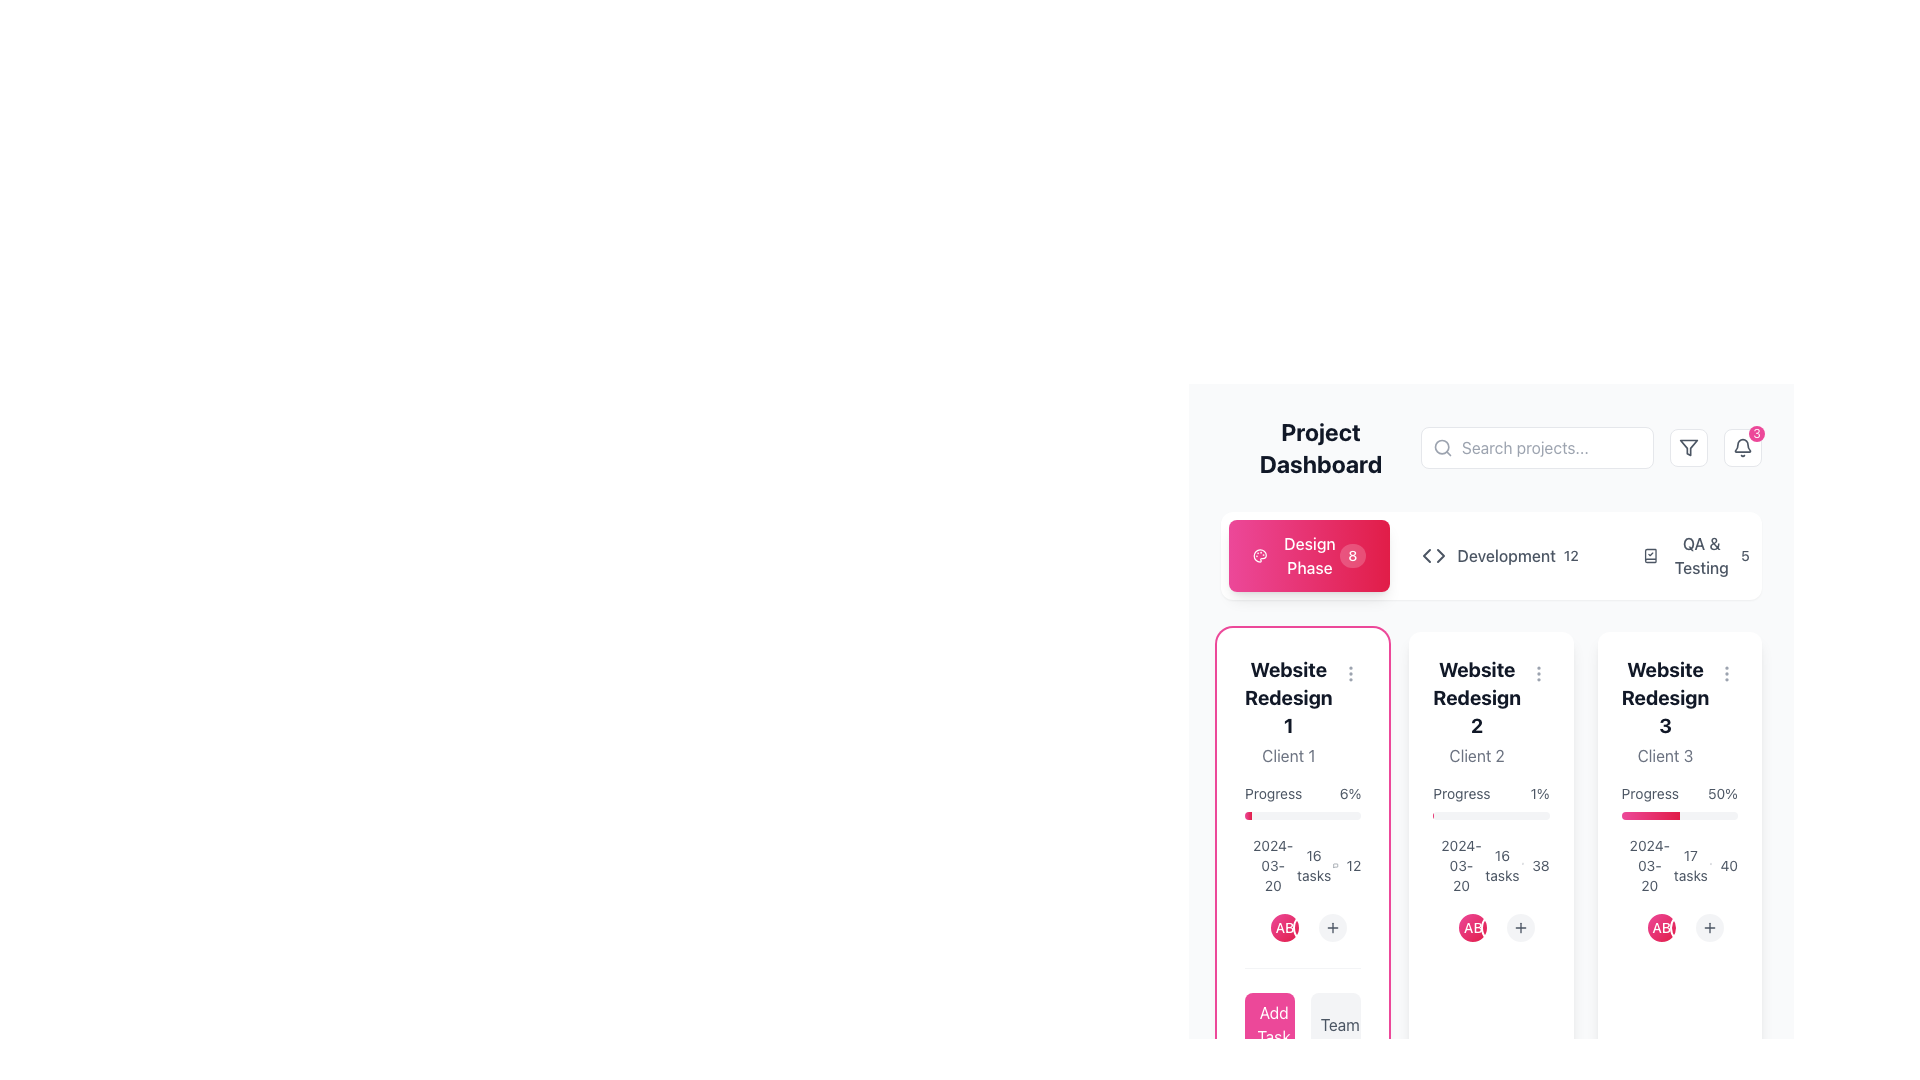 The width and height of the screenshot is (1920, 1080). What do you see at coordinates (1679, 865) in the screenshot?
I see `the informational display grid showing date information, task count, and a number within the card labeled 'Website Redesign 3' associated with 'Client 3'. This element is located beneath the 'Progress' bar and is the last card in the row` at bounding box center [1679, 865].